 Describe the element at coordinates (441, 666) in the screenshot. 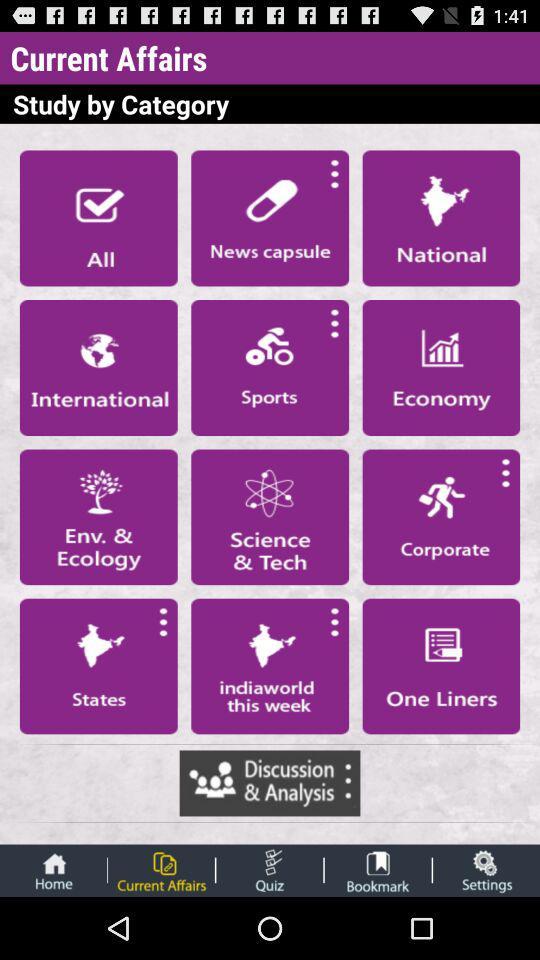

I see `writing option` at that location.